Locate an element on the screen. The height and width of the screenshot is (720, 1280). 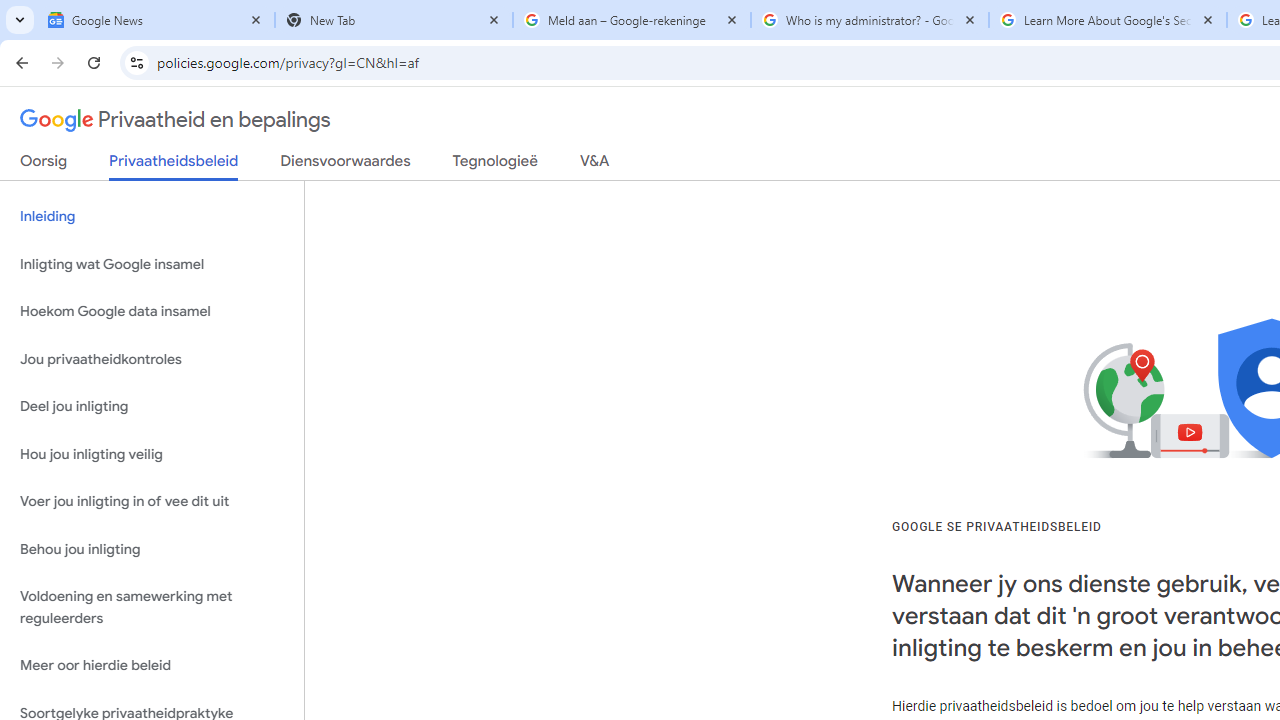
'New Tab' is located at coordinates (394, 20).